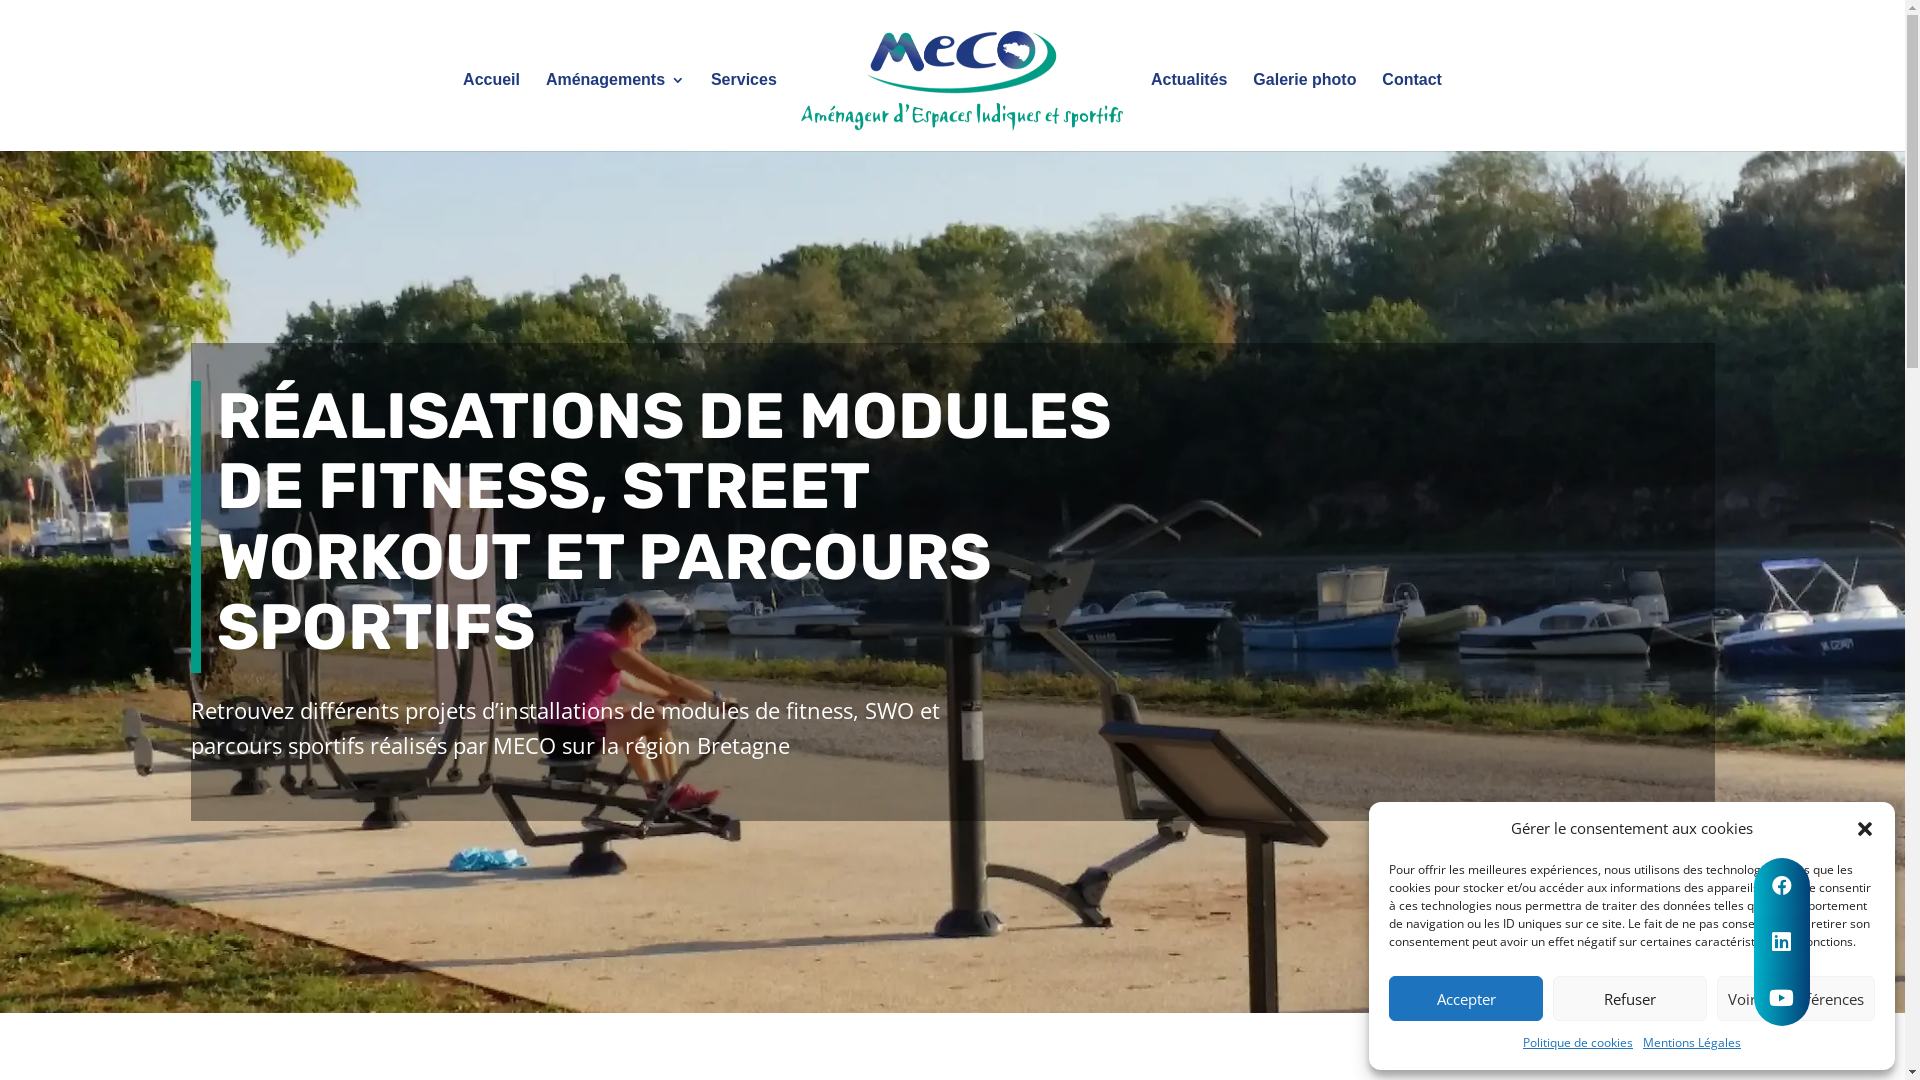 The height and width of the screenshot is (1080, 1920). What do you see at coordinates (1521, 1041) in the screenshot?
I see `'Politique de cookies'` at bounding box center [1521, 1041].